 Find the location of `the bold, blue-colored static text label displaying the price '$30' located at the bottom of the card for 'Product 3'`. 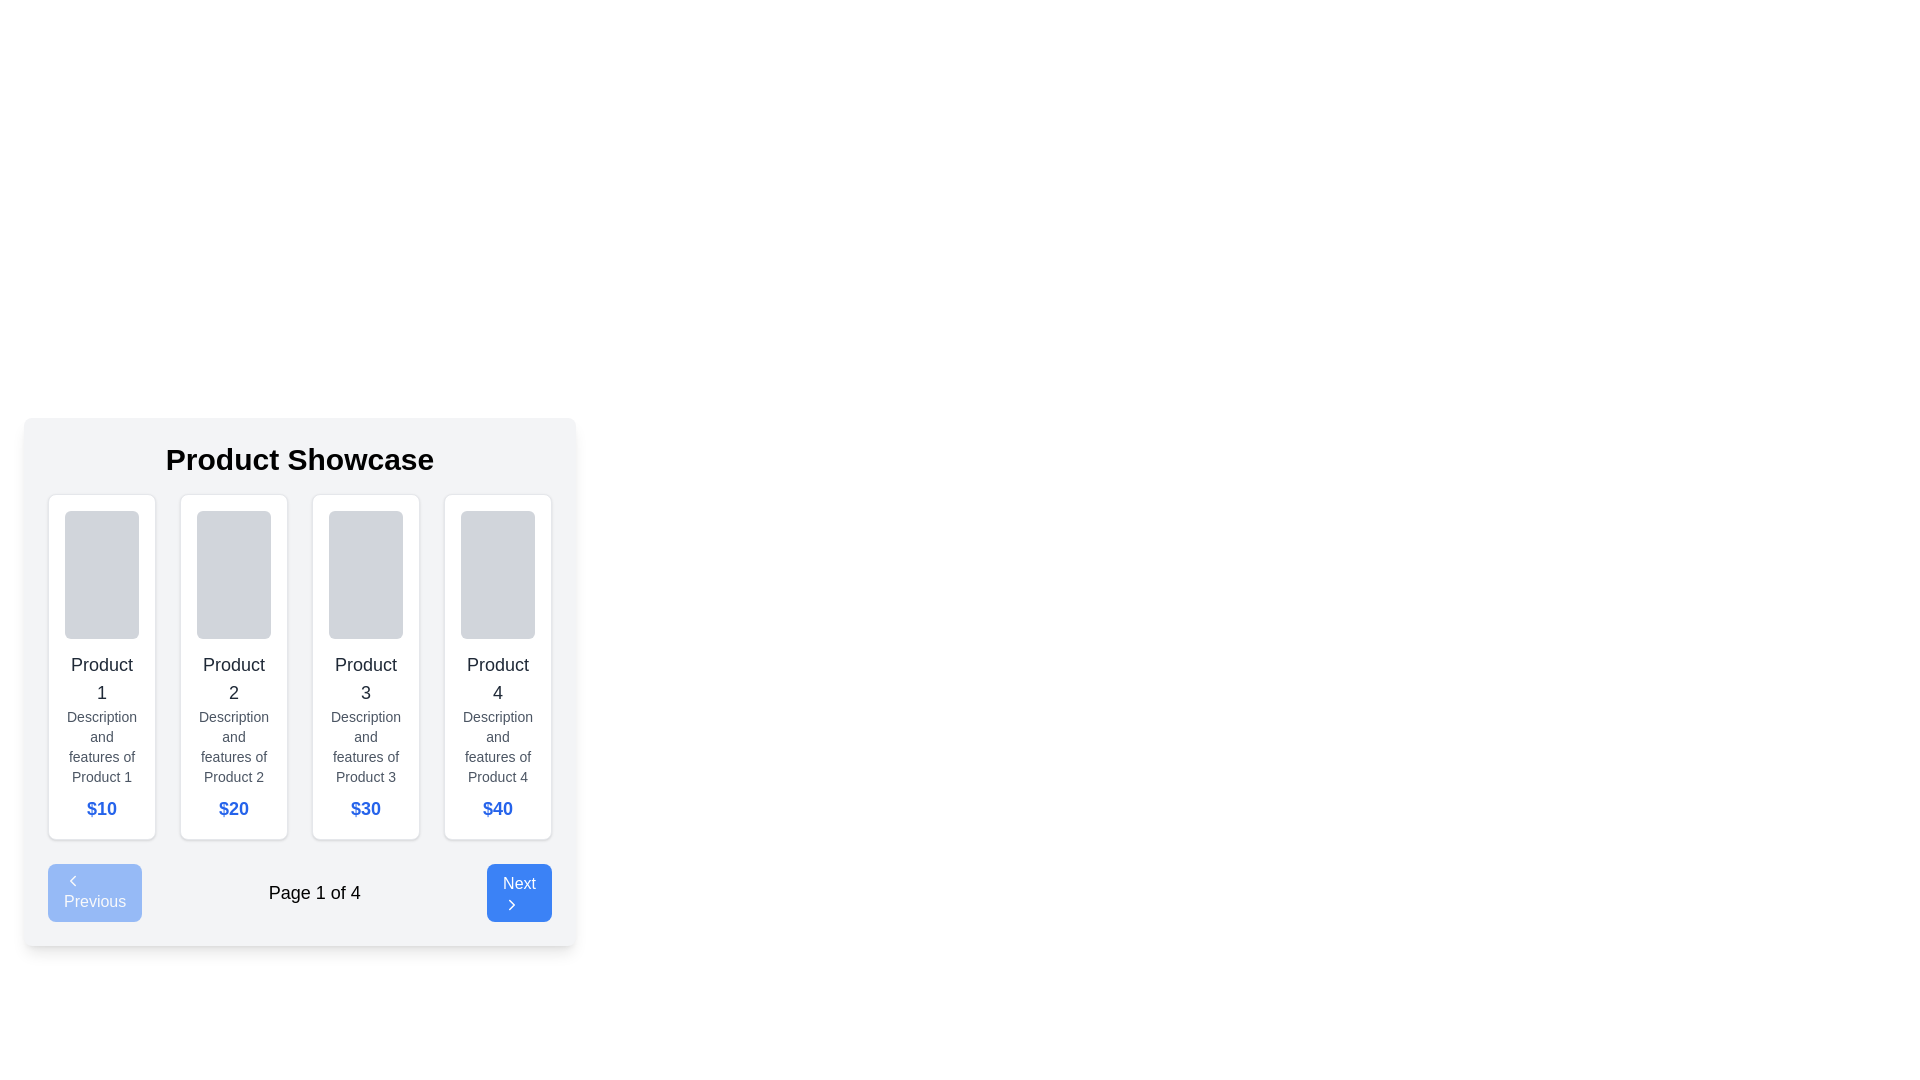

the bold, blue-colored static text label displaying the price '$30' located at the bottom of the card for 'Product 3' is located at coordinates (365, 808).